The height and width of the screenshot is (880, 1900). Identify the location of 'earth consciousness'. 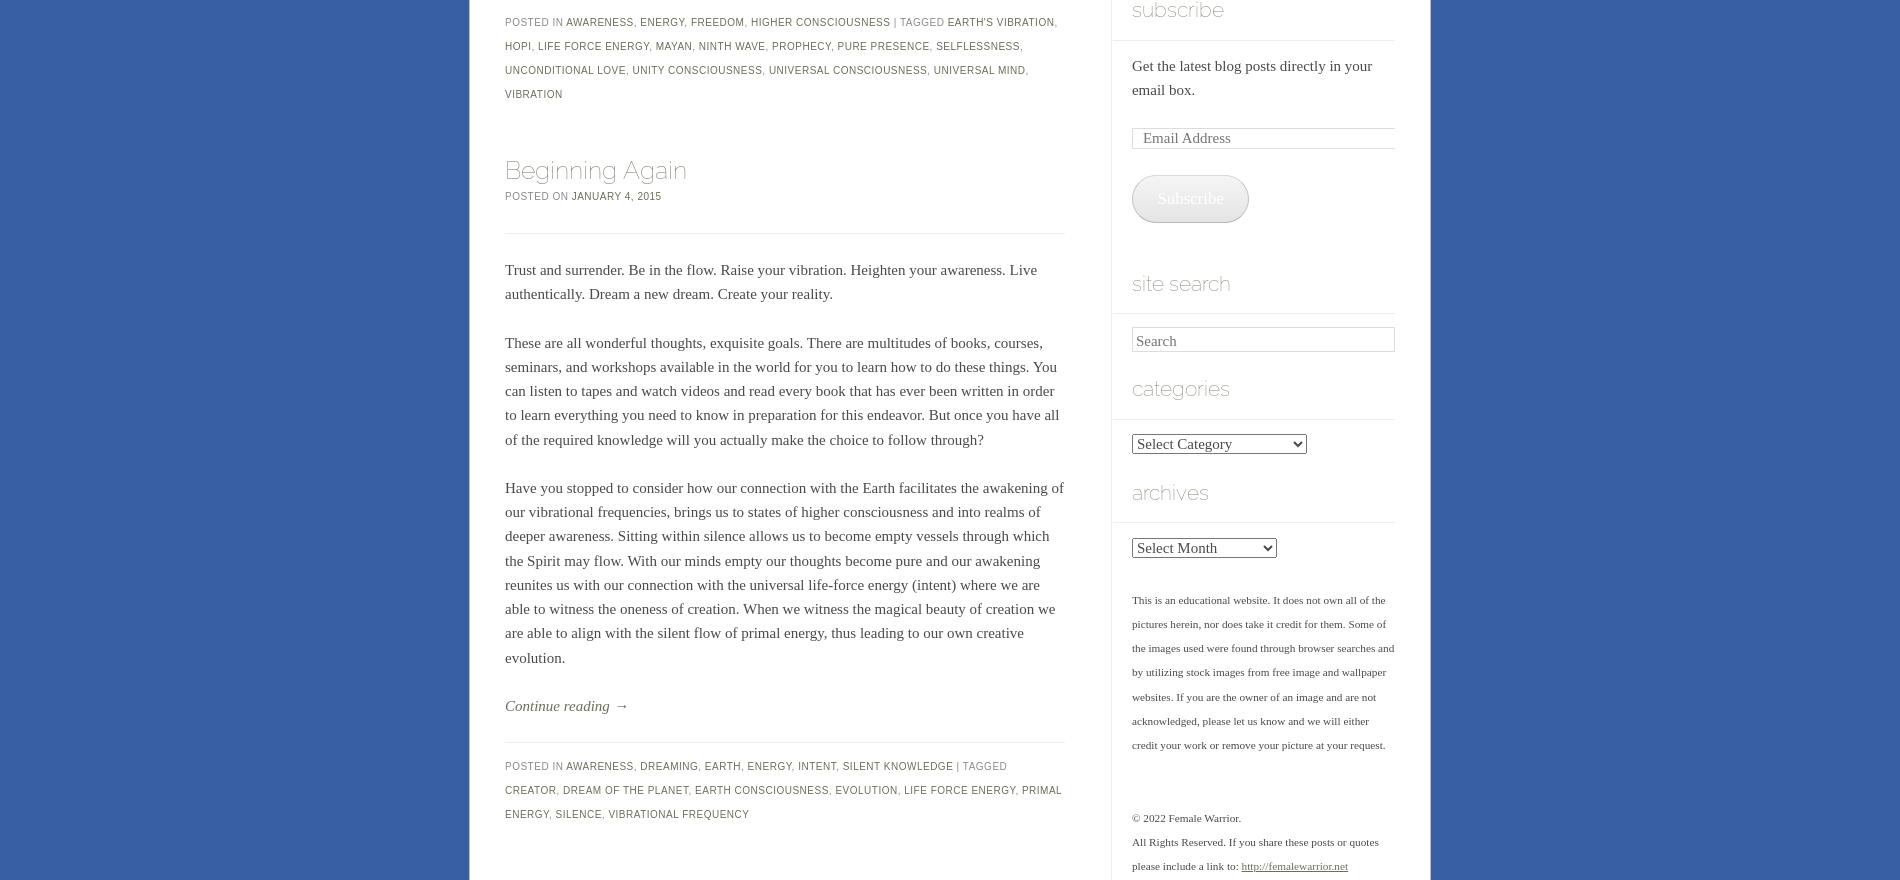
(695, 790).